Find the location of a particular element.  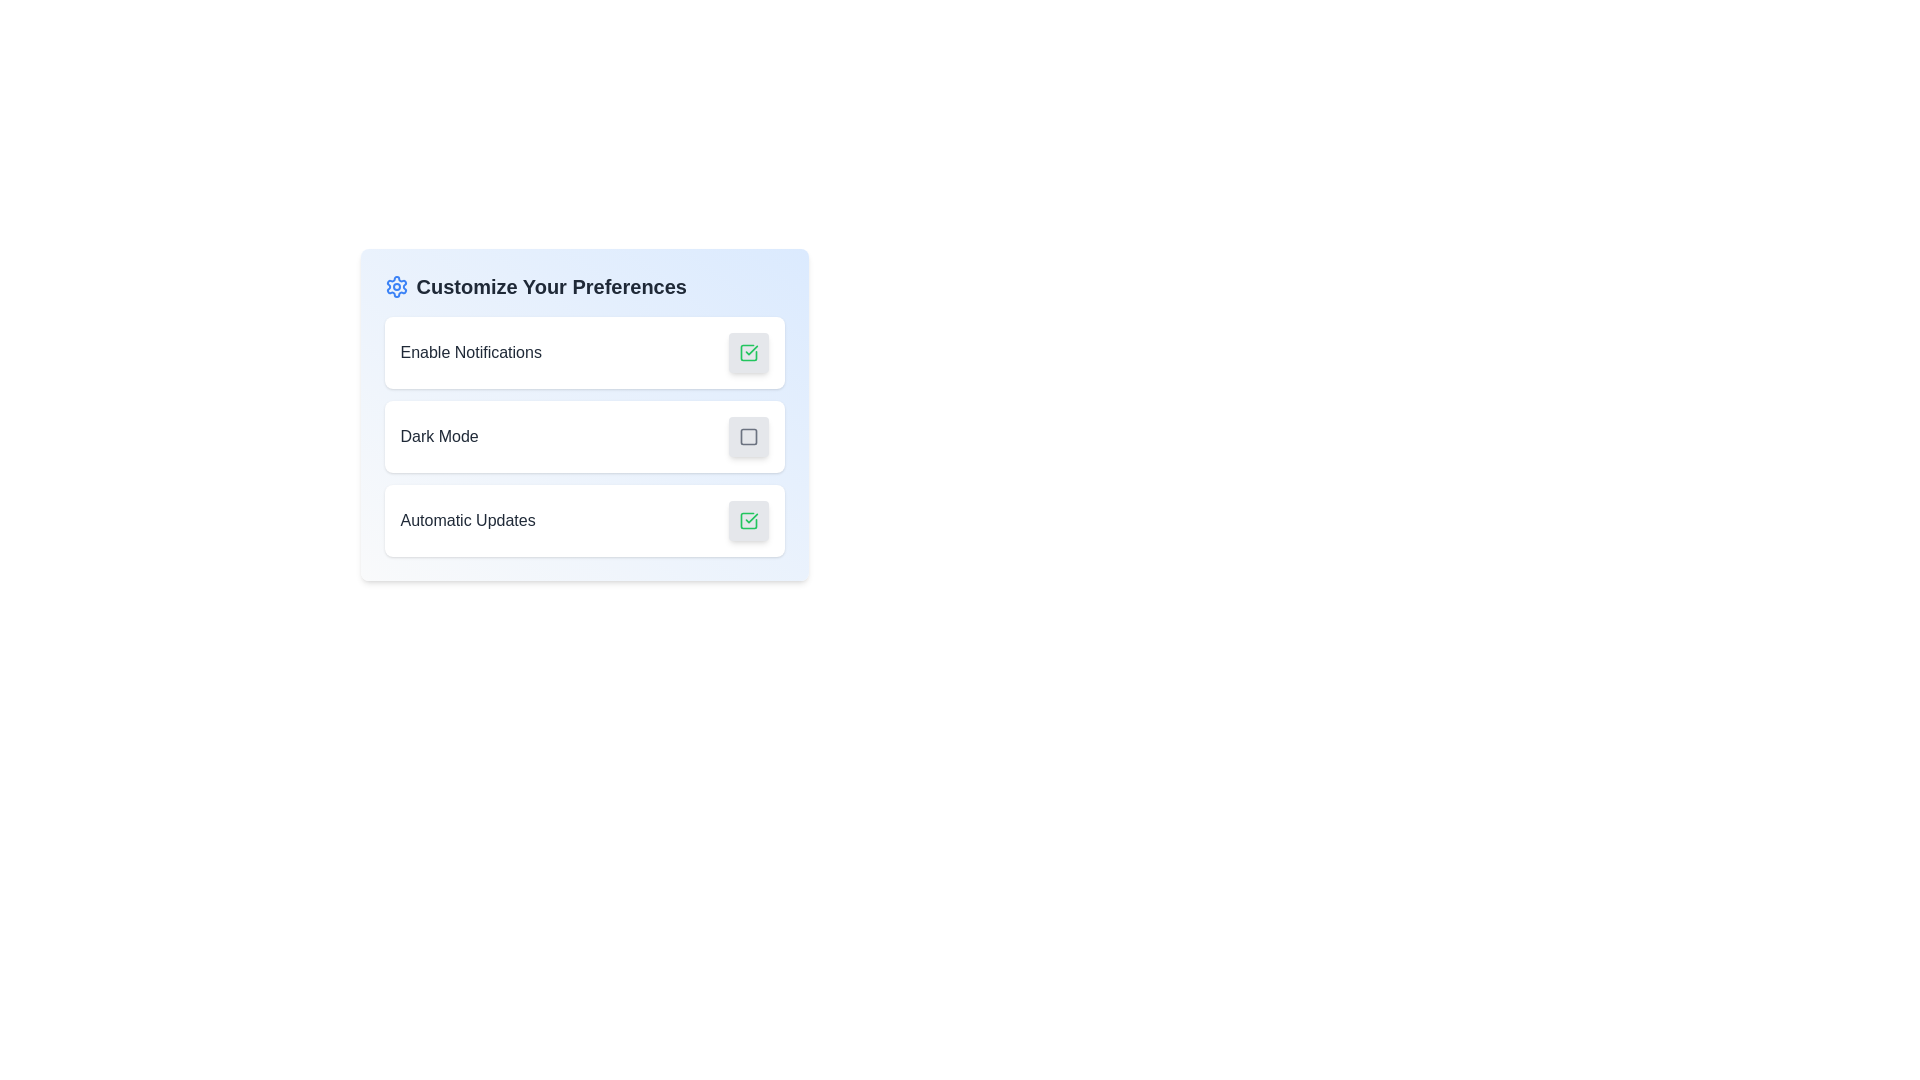

the text label 'Customize Your Preferences' which serves as the header for customizing user preferences is located at coordinates (551, 286).